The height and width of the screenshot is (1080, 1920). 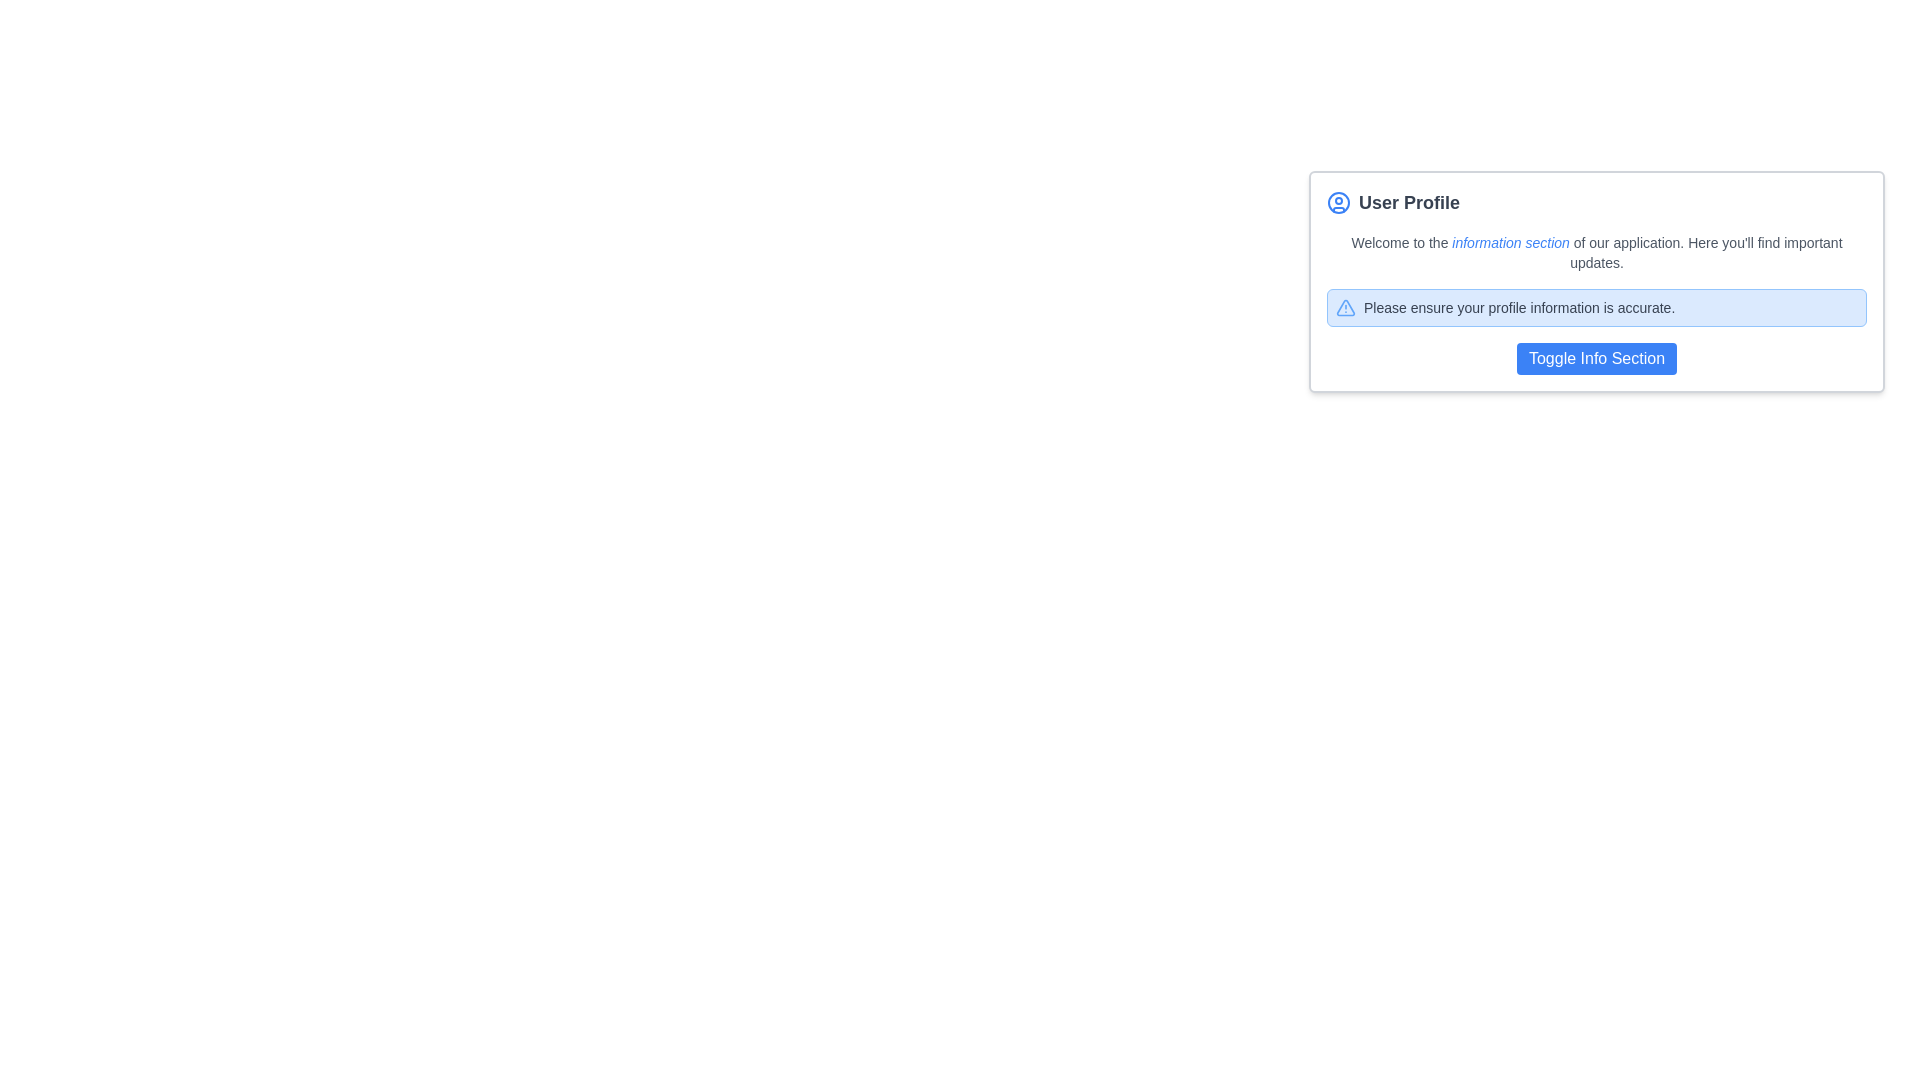 What do you see at coordinates (1345, 308) in the screenshot?
I see `the triangular icon with rounded corners, styled with a blue outline, located to the immediate left of the informational text in the profile information panel` at bounding box center [1345, 308].